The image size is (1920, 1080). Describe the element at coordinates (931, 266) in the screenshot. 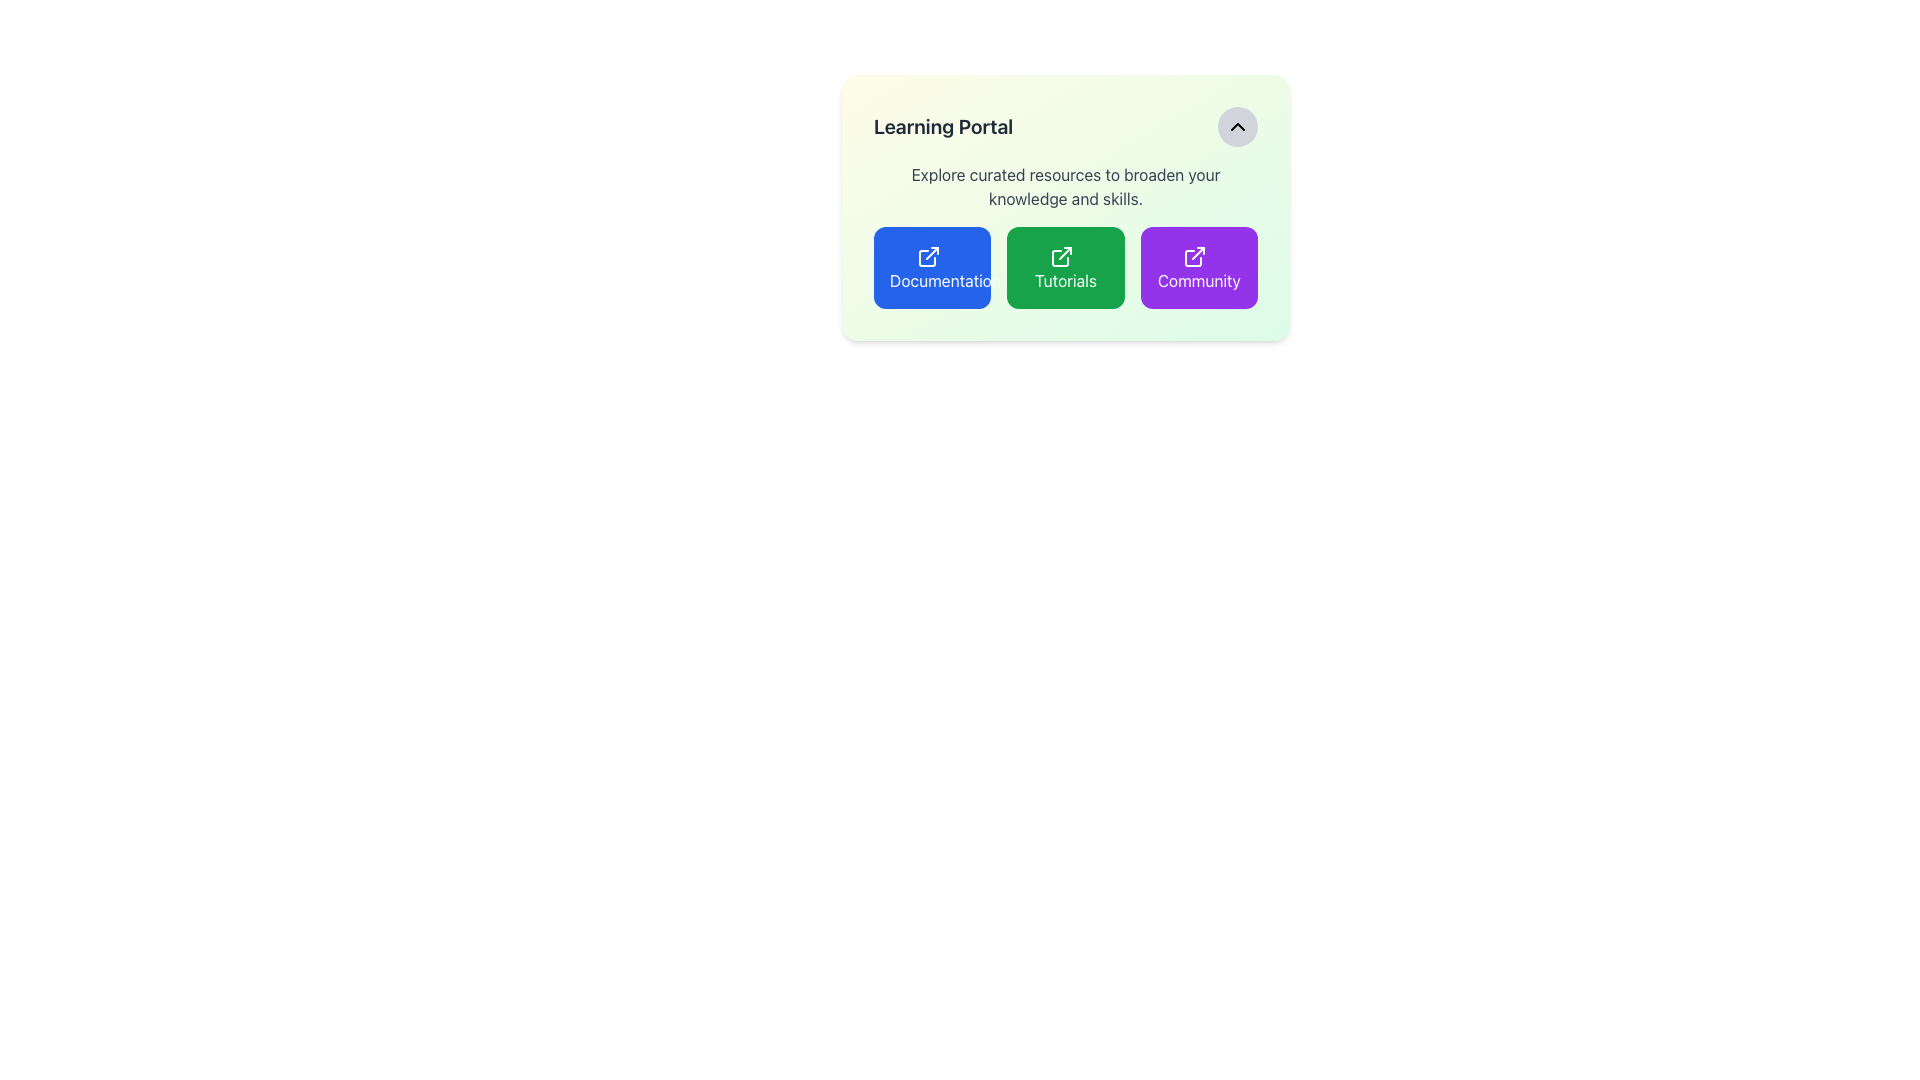

I see `the blue button labeled 'Documentation' with rounded corners to observe the color change` at that location.